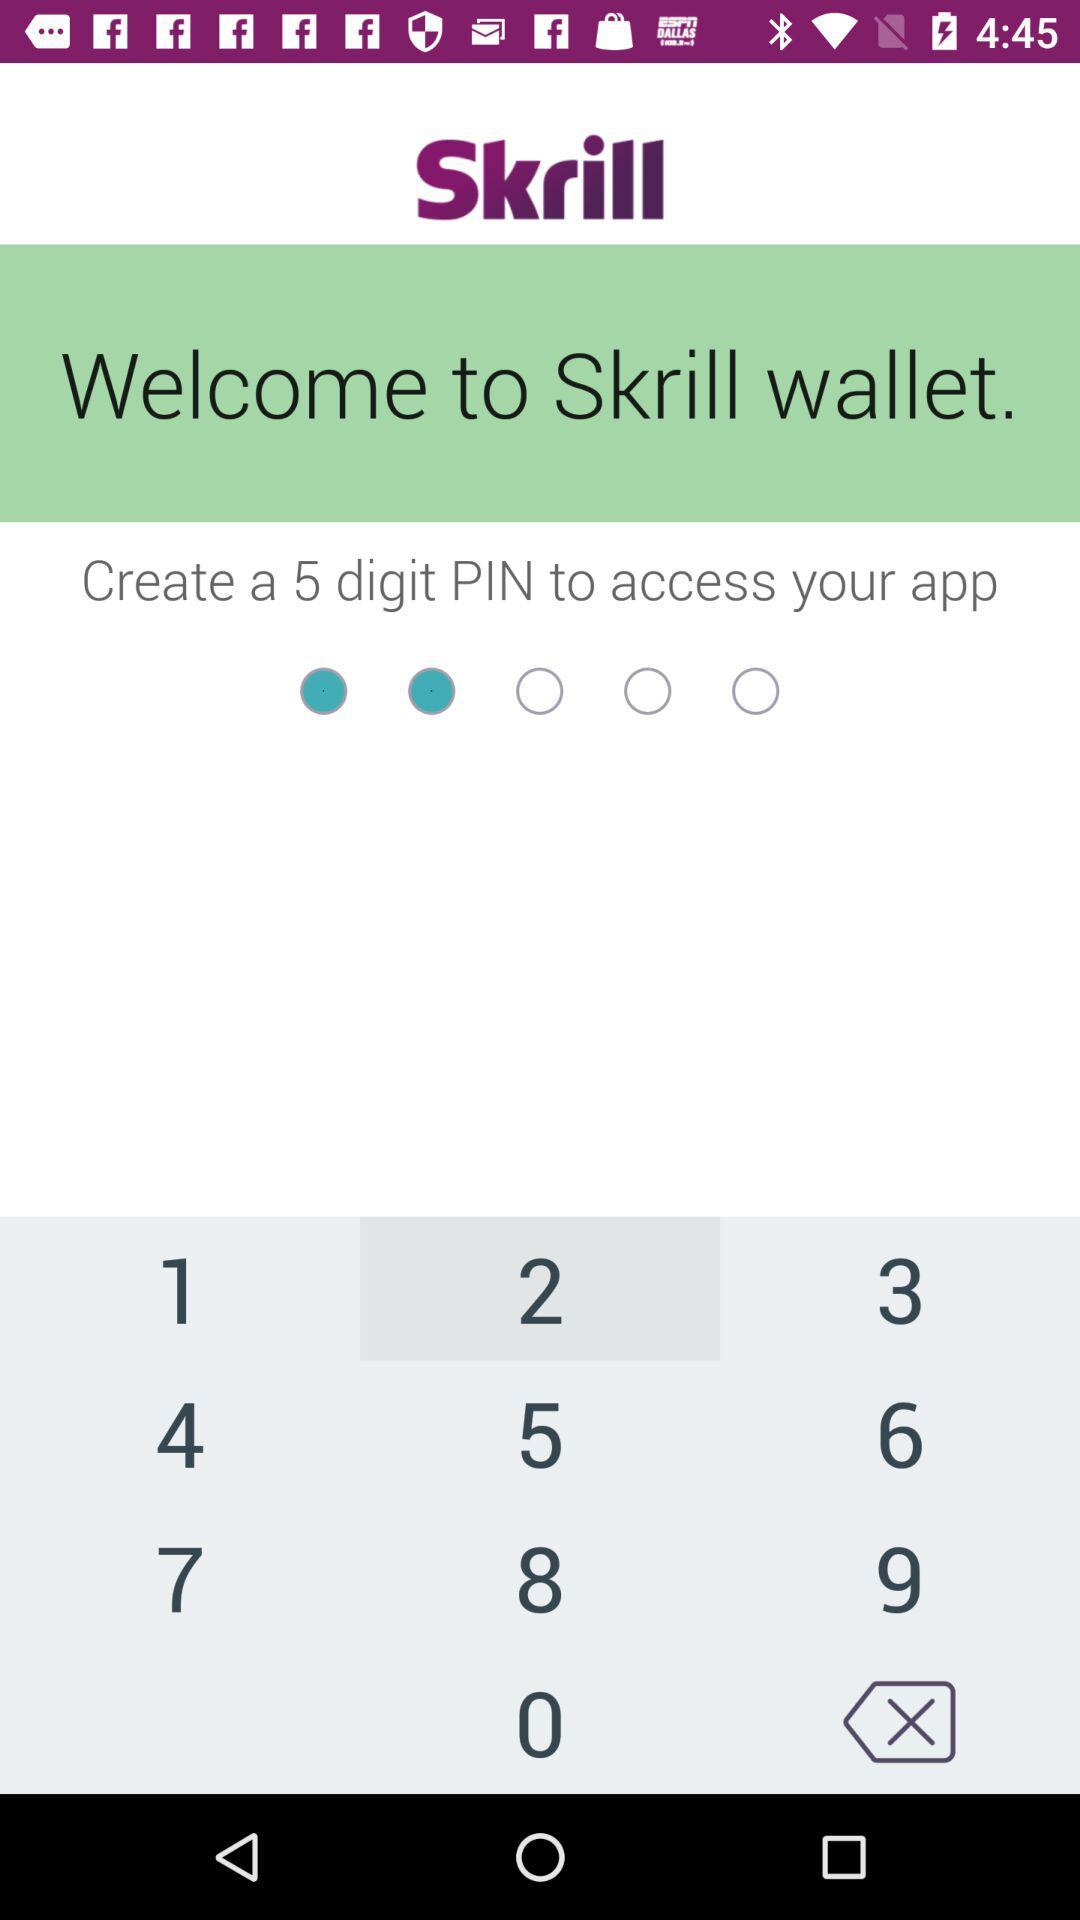 The image size is (1080, 1920). I want to click on item next to the 6 icon, so click(540, 1575).